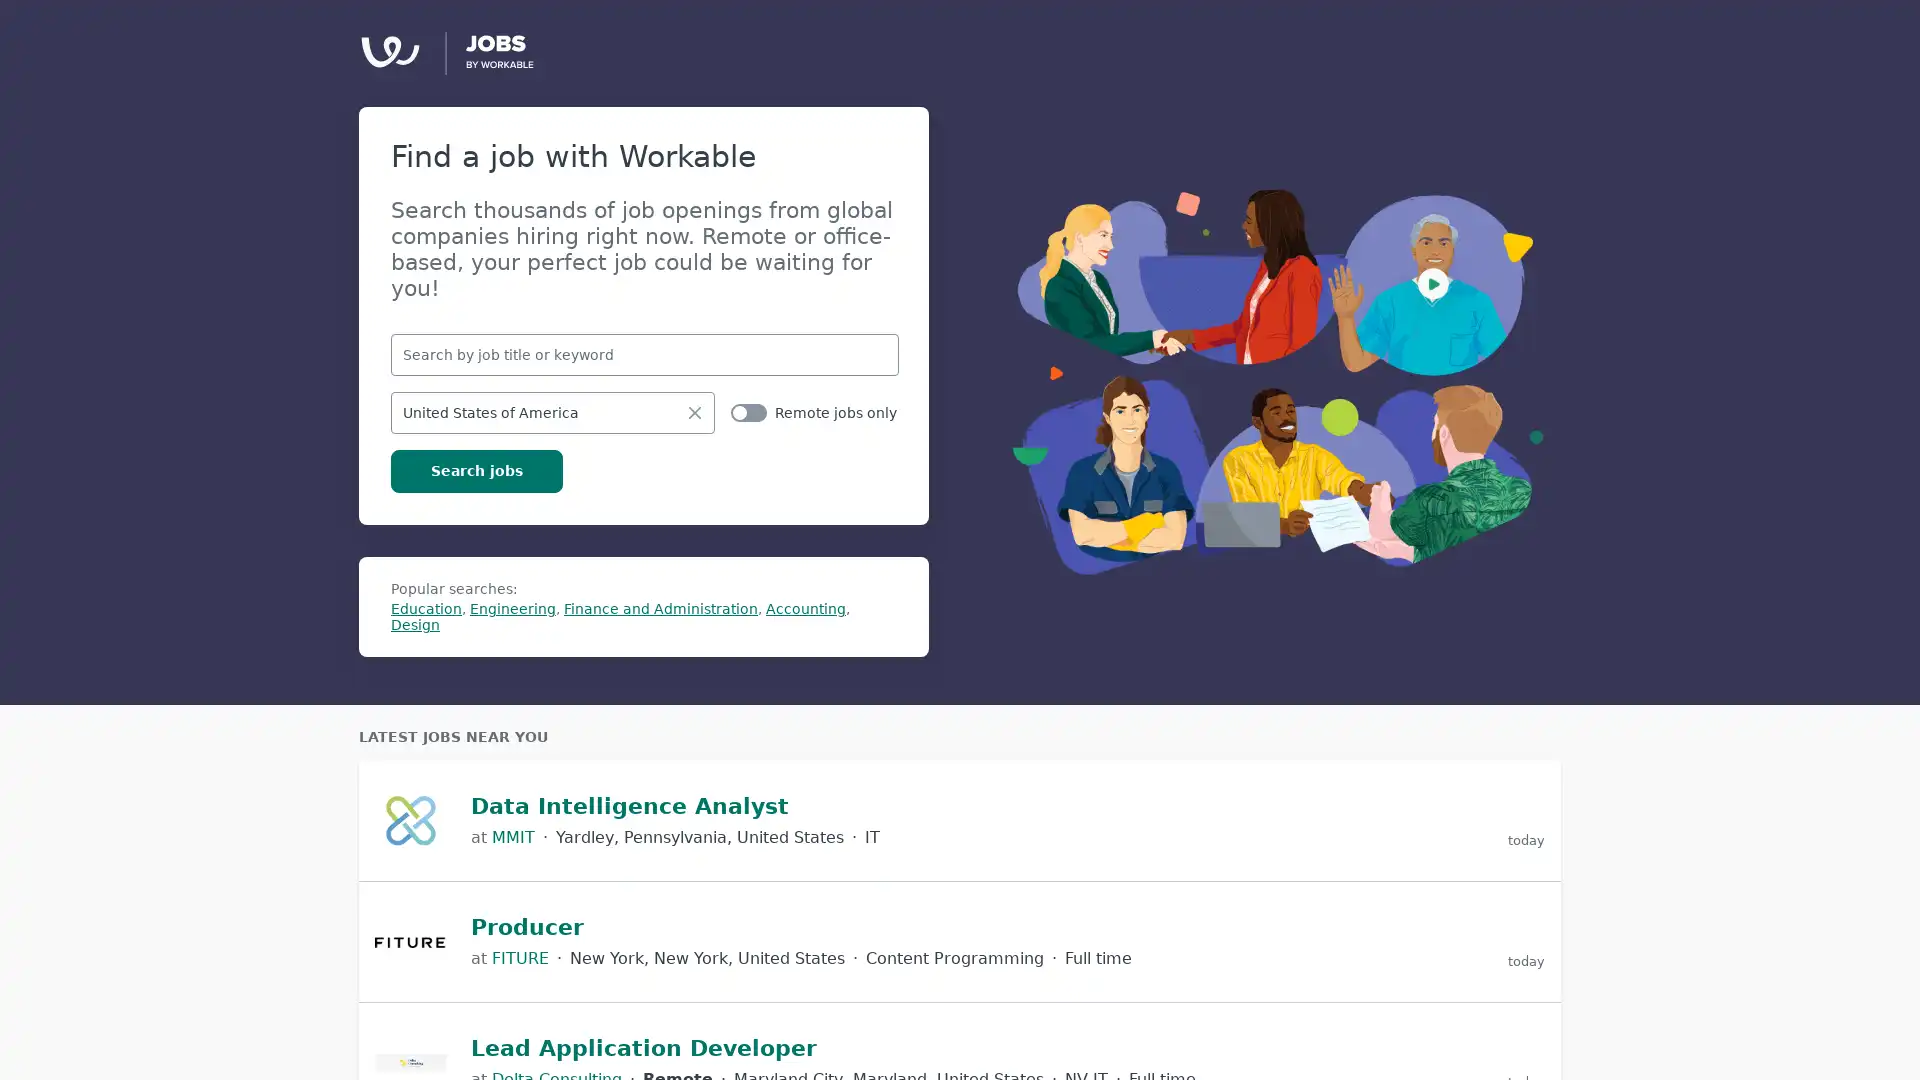  I want to click on Producer at FITURE, so click(960, 941).